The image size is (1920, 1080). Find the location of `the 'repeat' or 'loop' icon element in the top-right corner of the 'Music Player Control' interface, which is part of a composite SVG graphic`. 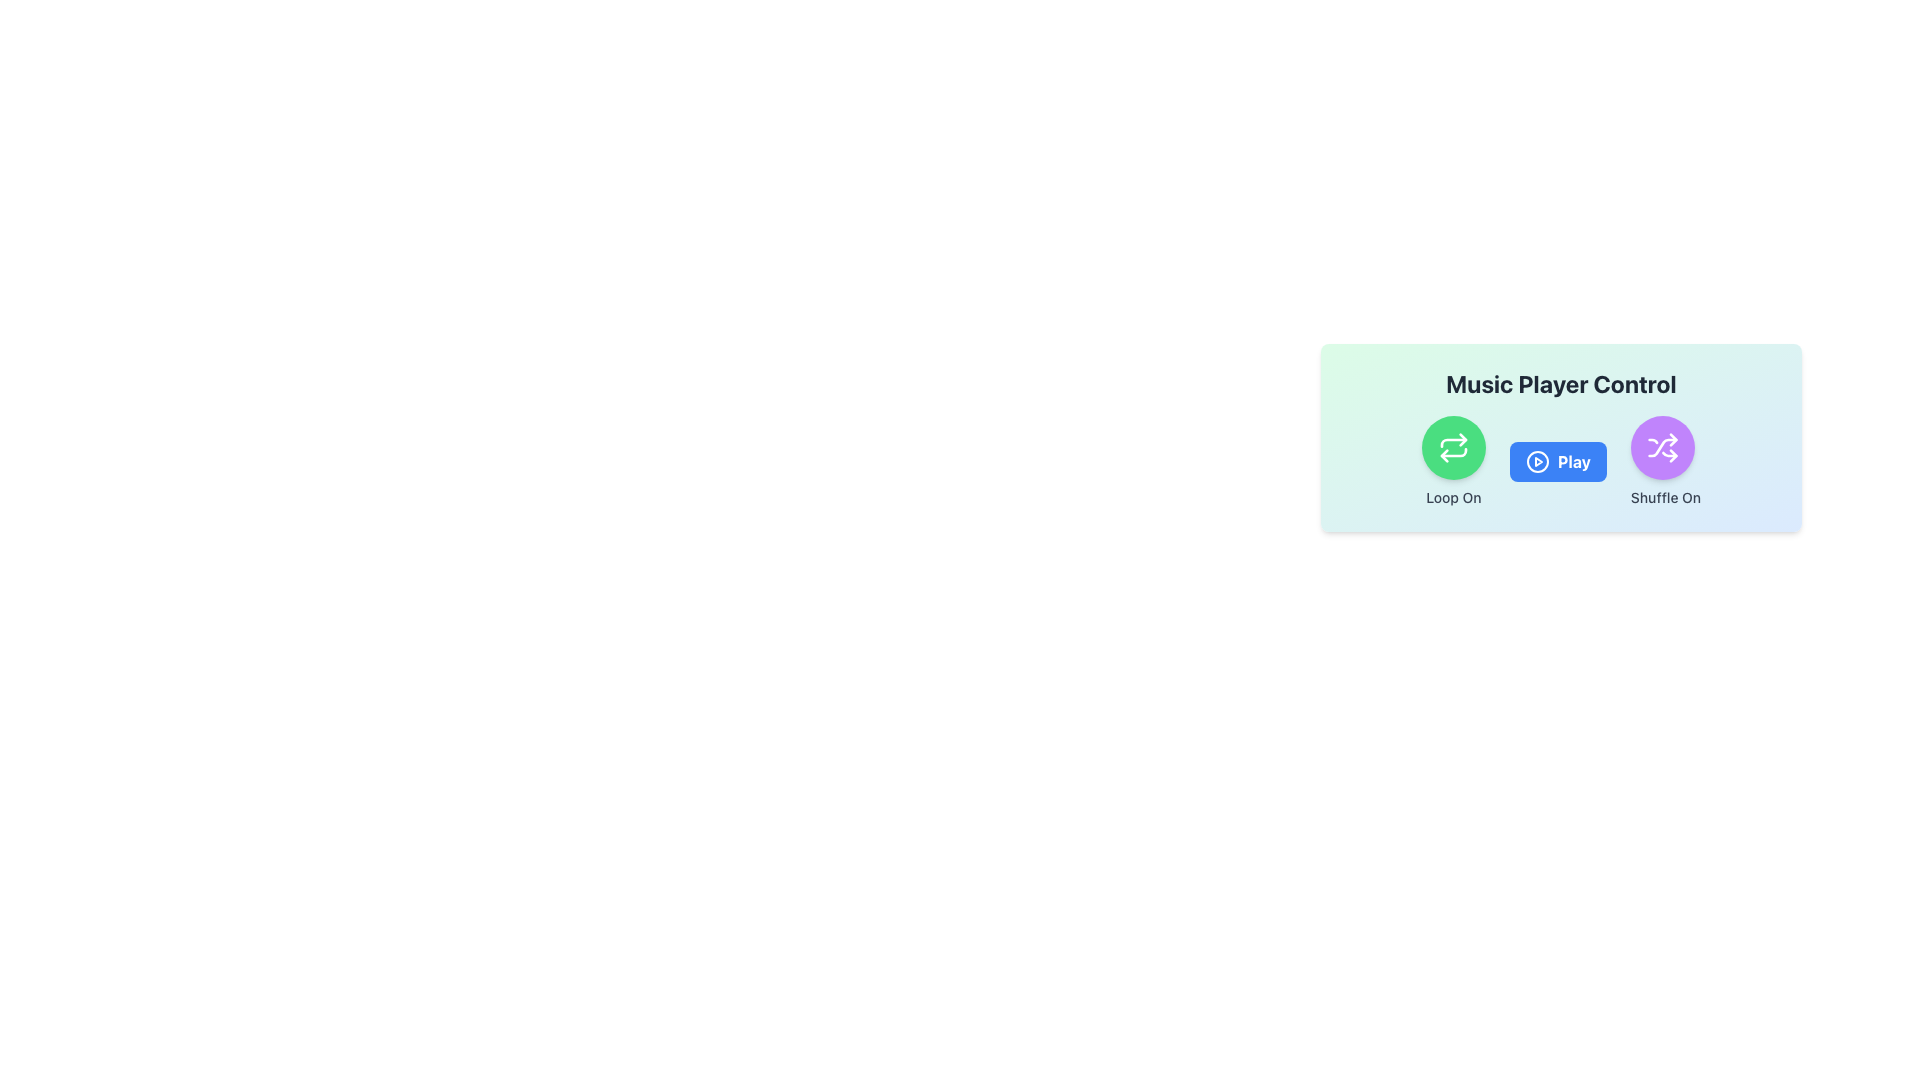

the 'repeat' or 'loop' icon element in the top-right corner of the 'Music Player Control' interface, which is part of a composite SVG graphic is located at coordinates (1463, 438).